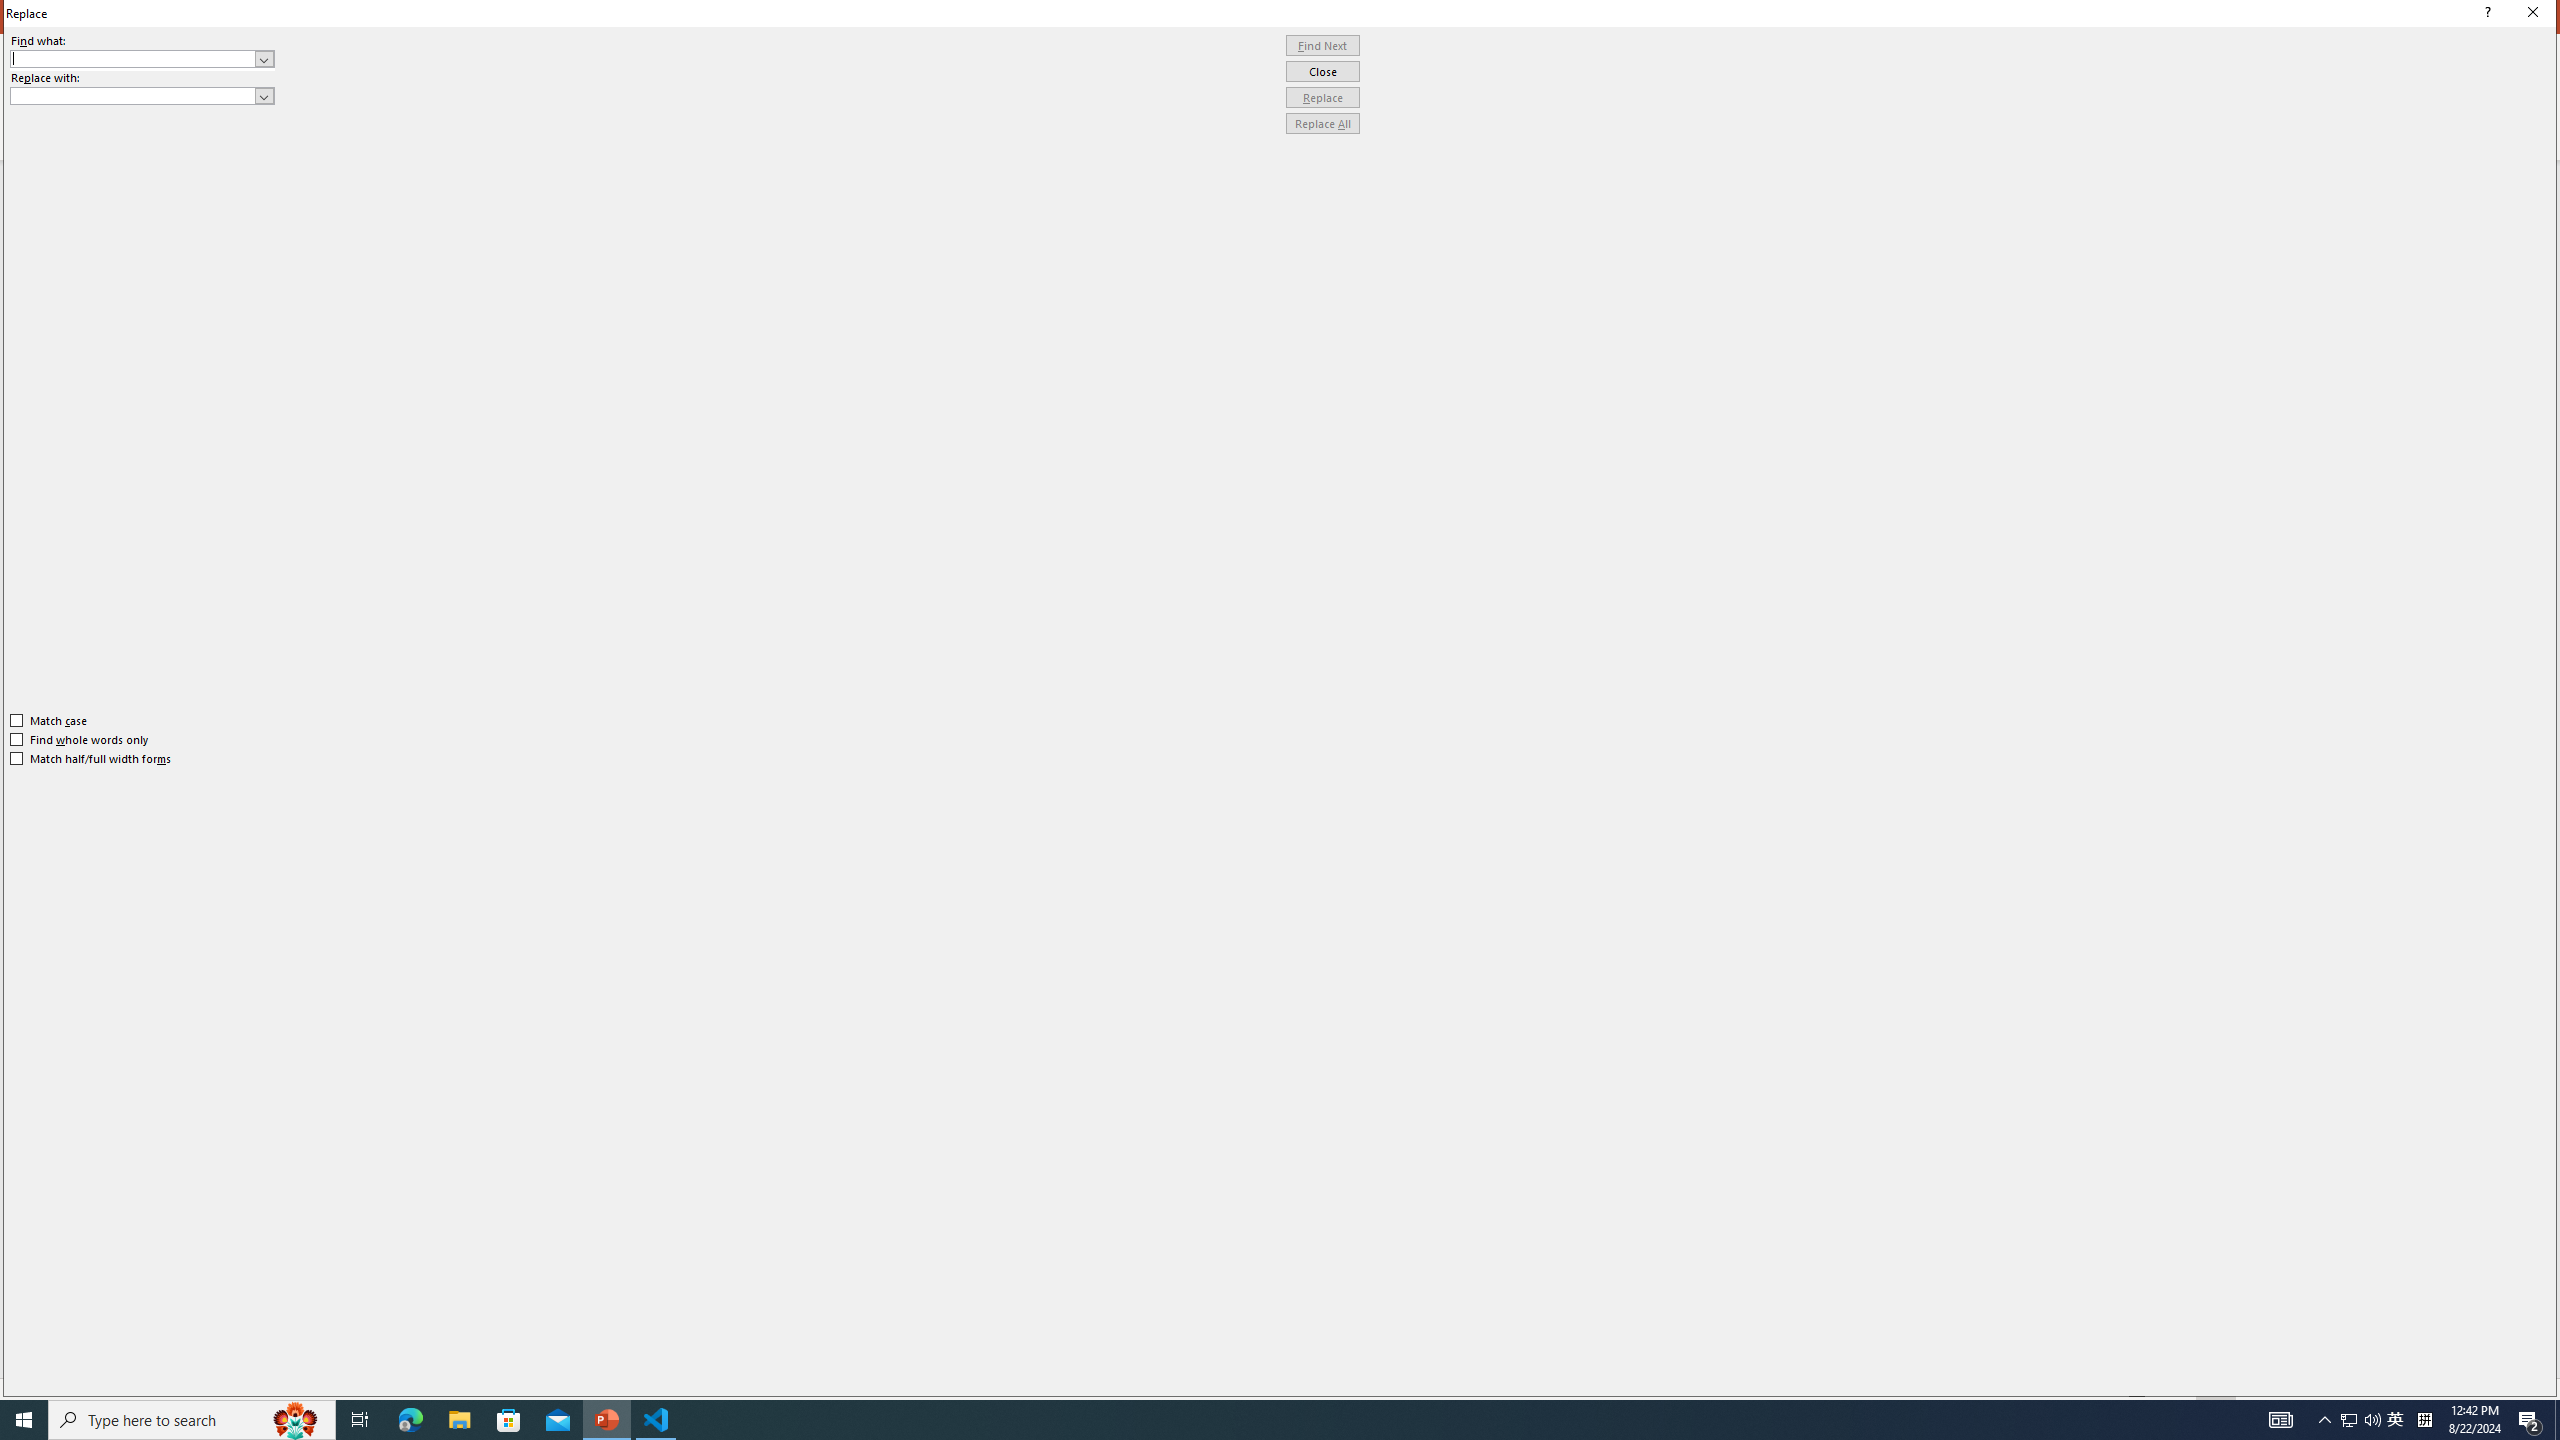  Describe the element at coordinates (142, 95) in the screenshot. I see `'Replace with'` at that location.